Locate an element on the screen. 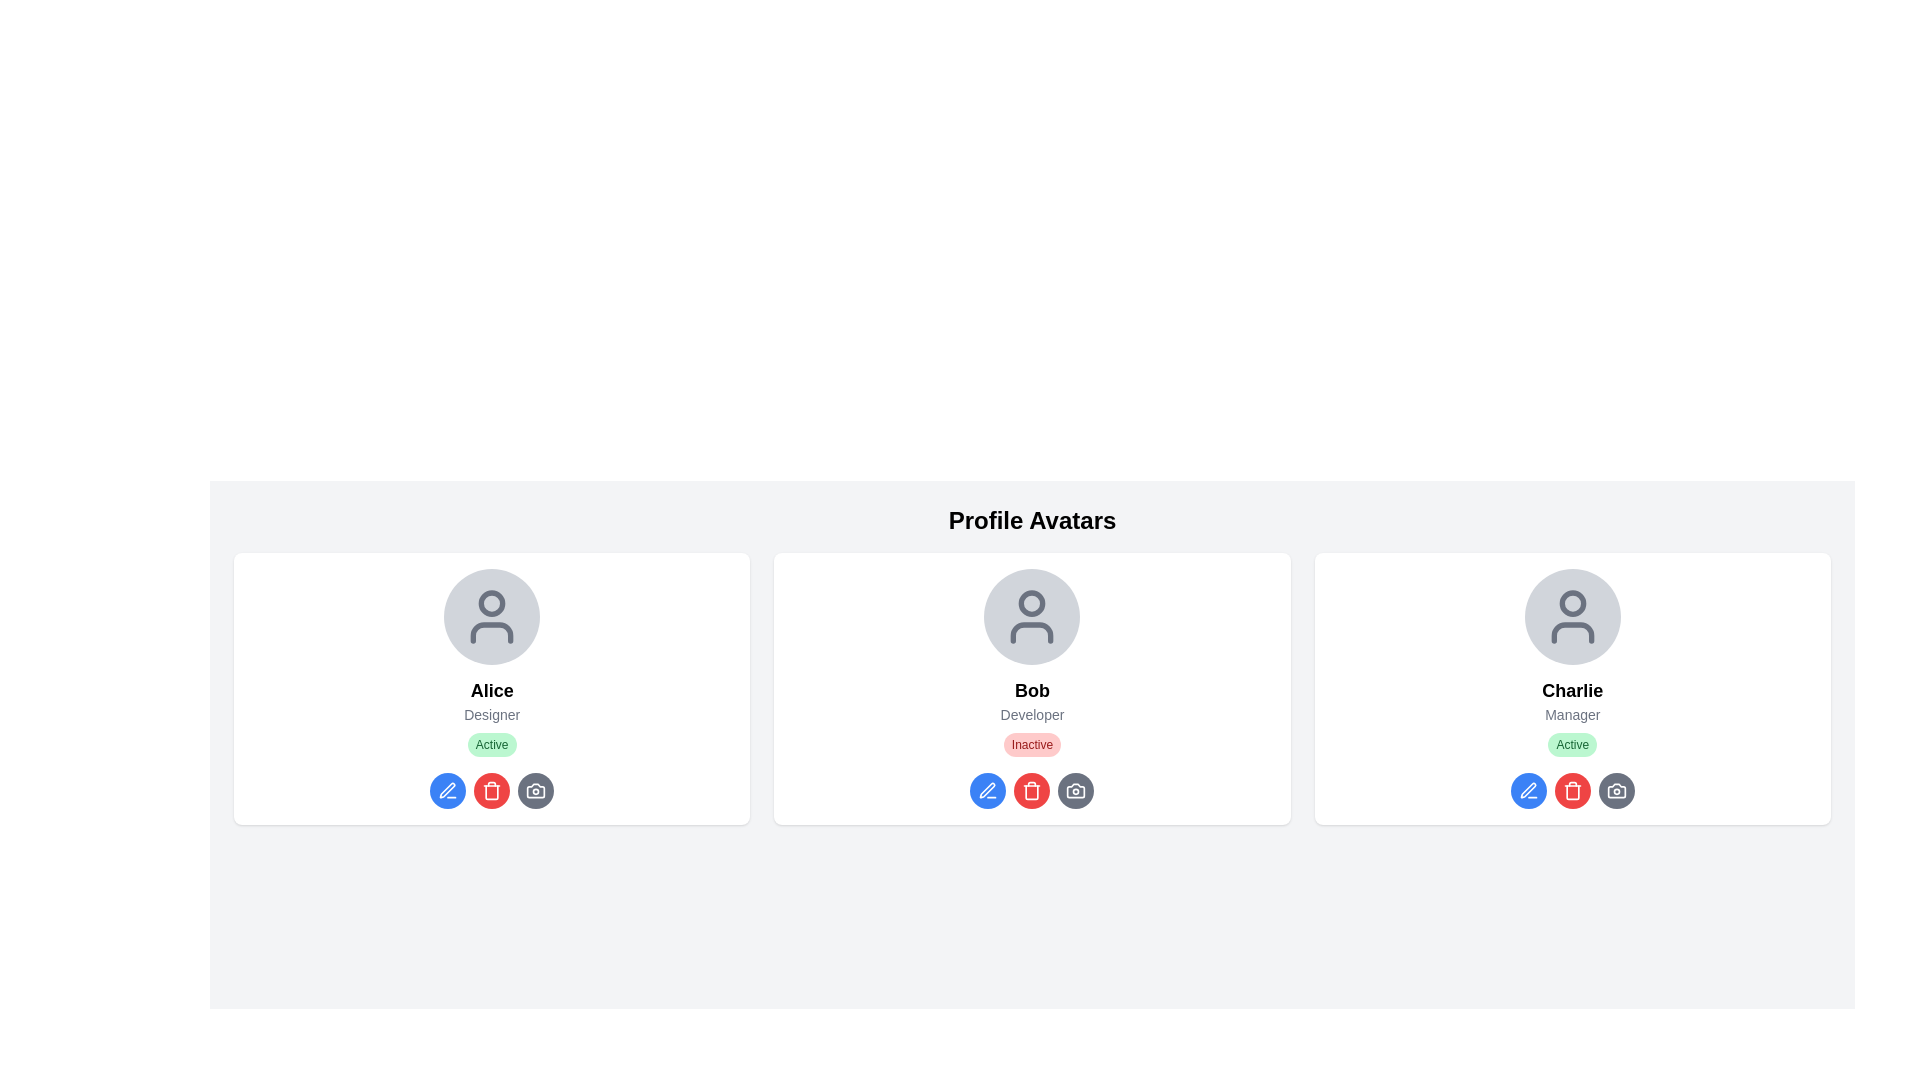 The width and height of the screenshot is (1920, 1080). the left part of the camera icon graphic in the profile card section is located at coordinates (1616, 789).